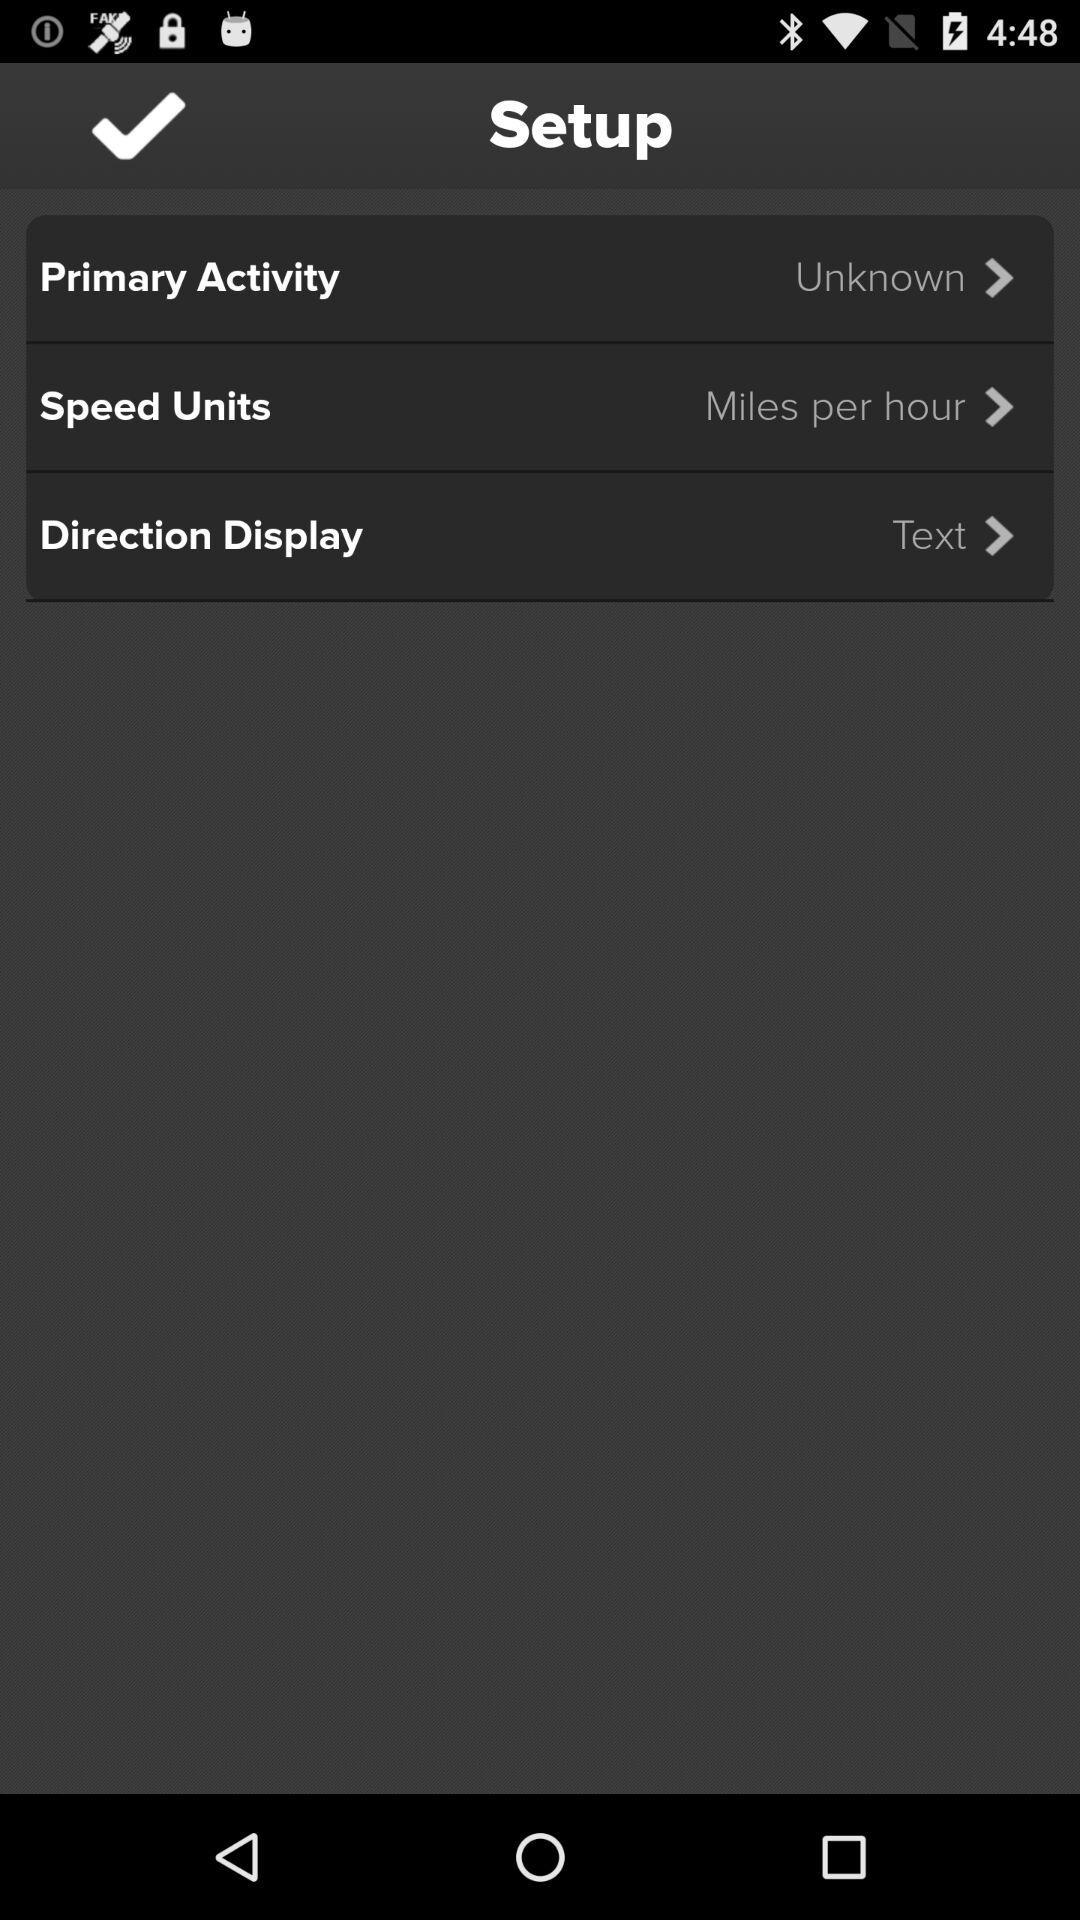 The image size is (1080, 1920). What do you see at coordinates (917, 277) in the screenshot?
I see `unknown icon` at bounding box center [917, 277].